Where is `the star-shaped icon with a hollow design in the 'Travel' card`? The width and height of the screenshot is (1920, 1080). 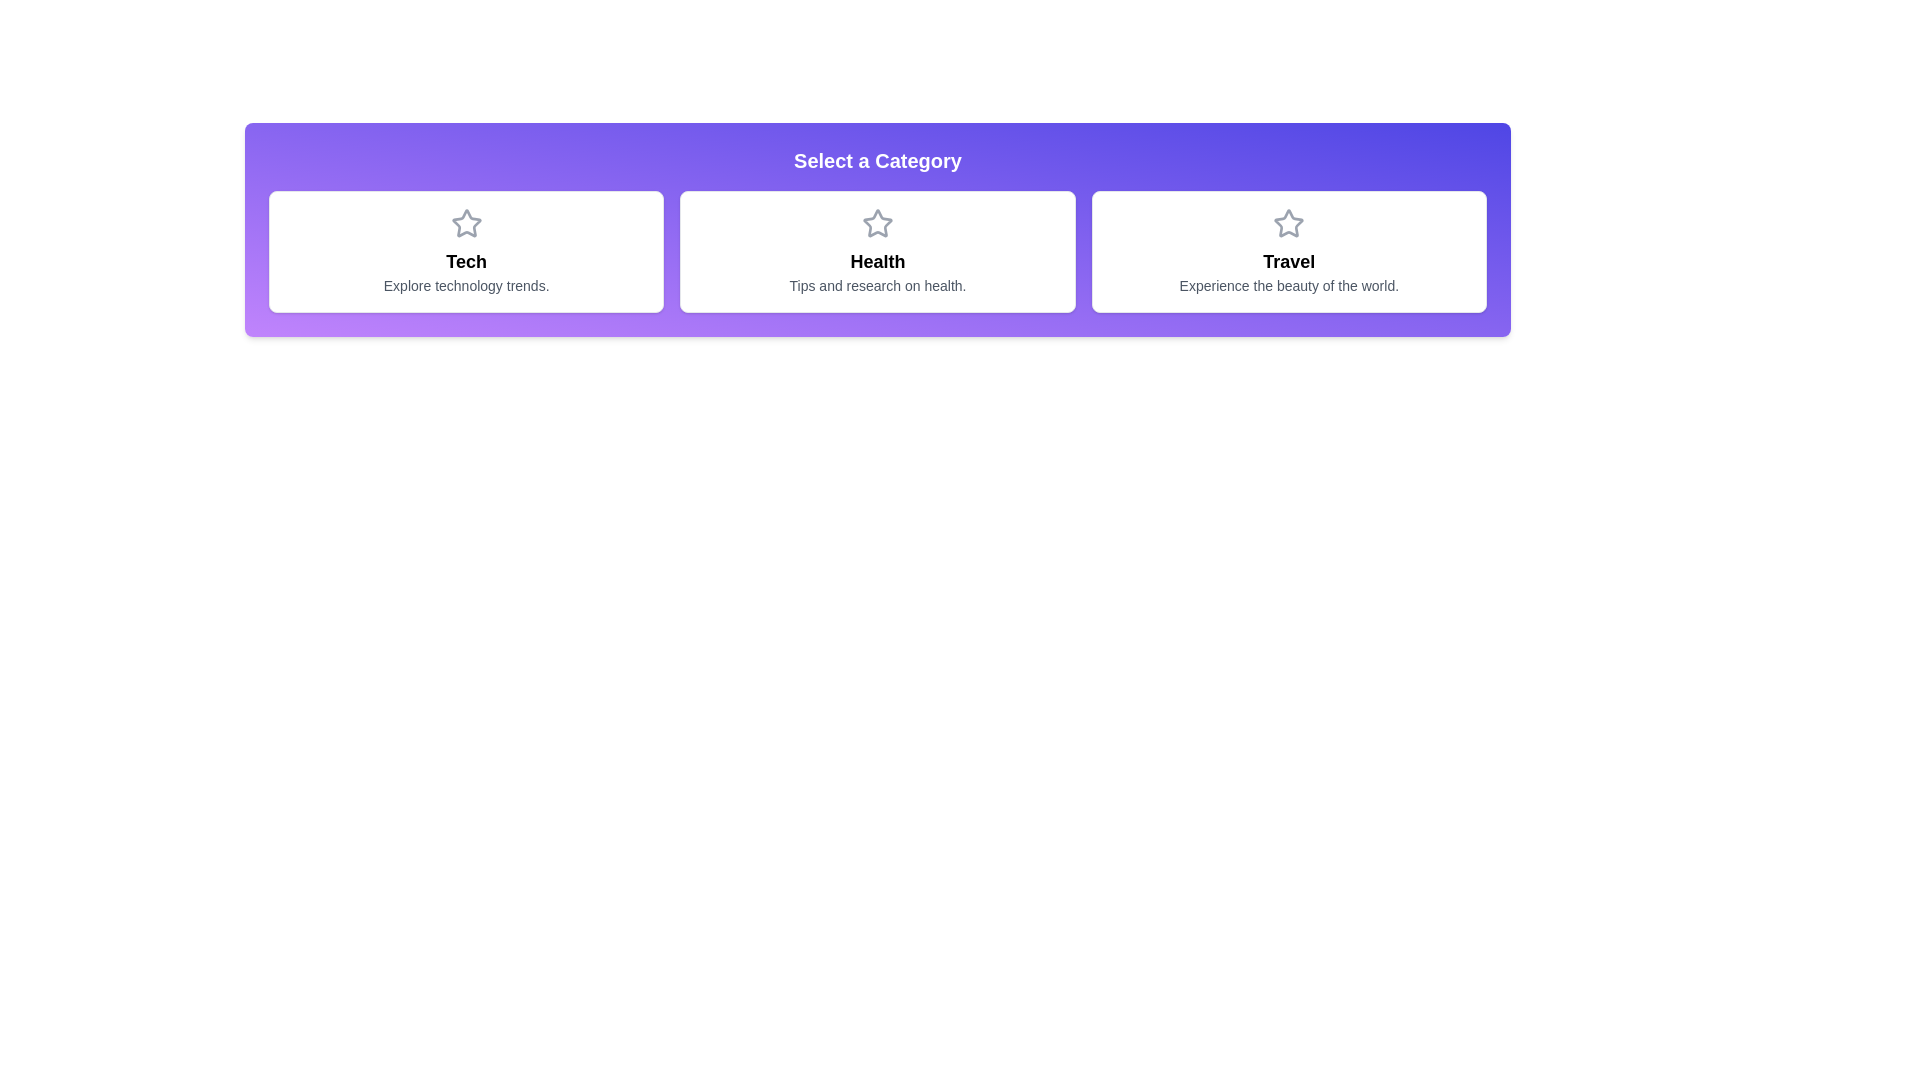
the star-shaped icon with a hollow design in the 'Travel' card is located at coordinates (1289, 223).